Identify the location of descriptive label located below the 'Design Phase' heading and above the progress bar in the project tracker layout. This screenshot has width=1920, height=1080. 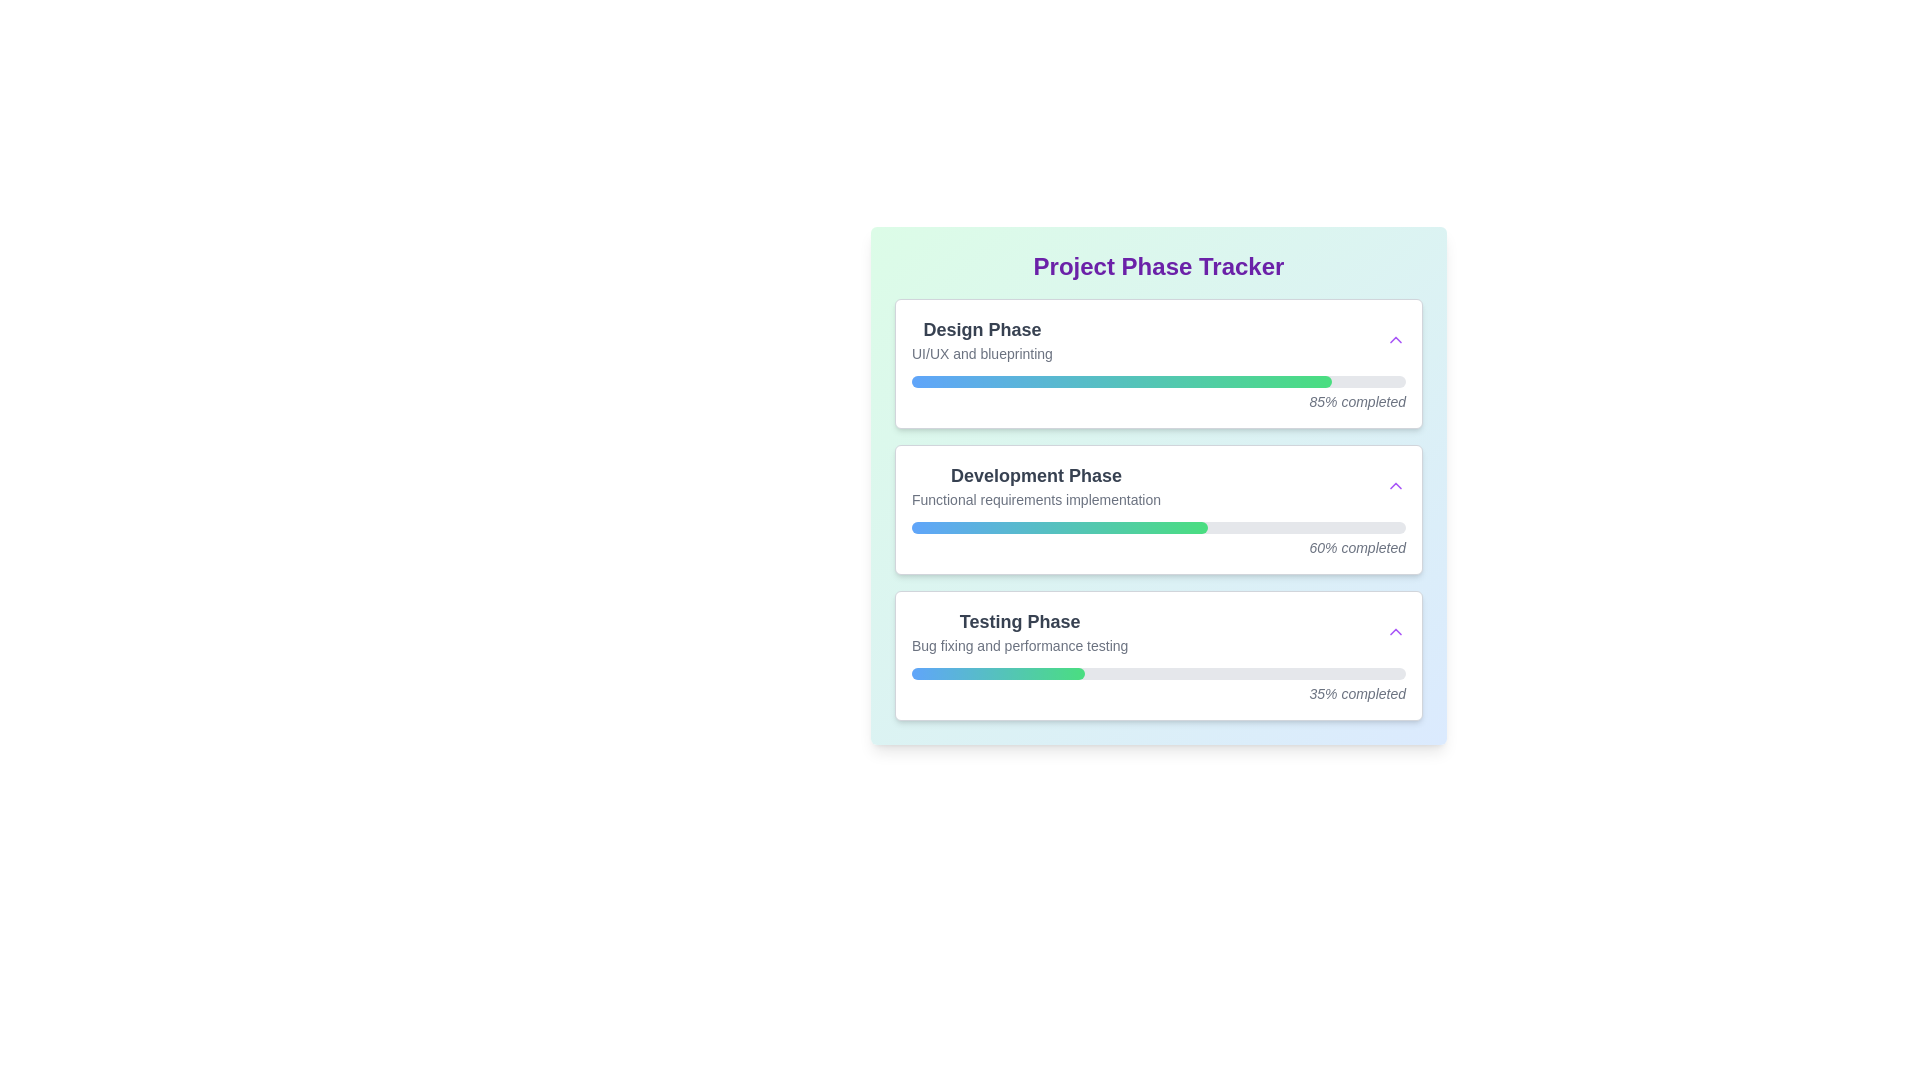
(982, 353).